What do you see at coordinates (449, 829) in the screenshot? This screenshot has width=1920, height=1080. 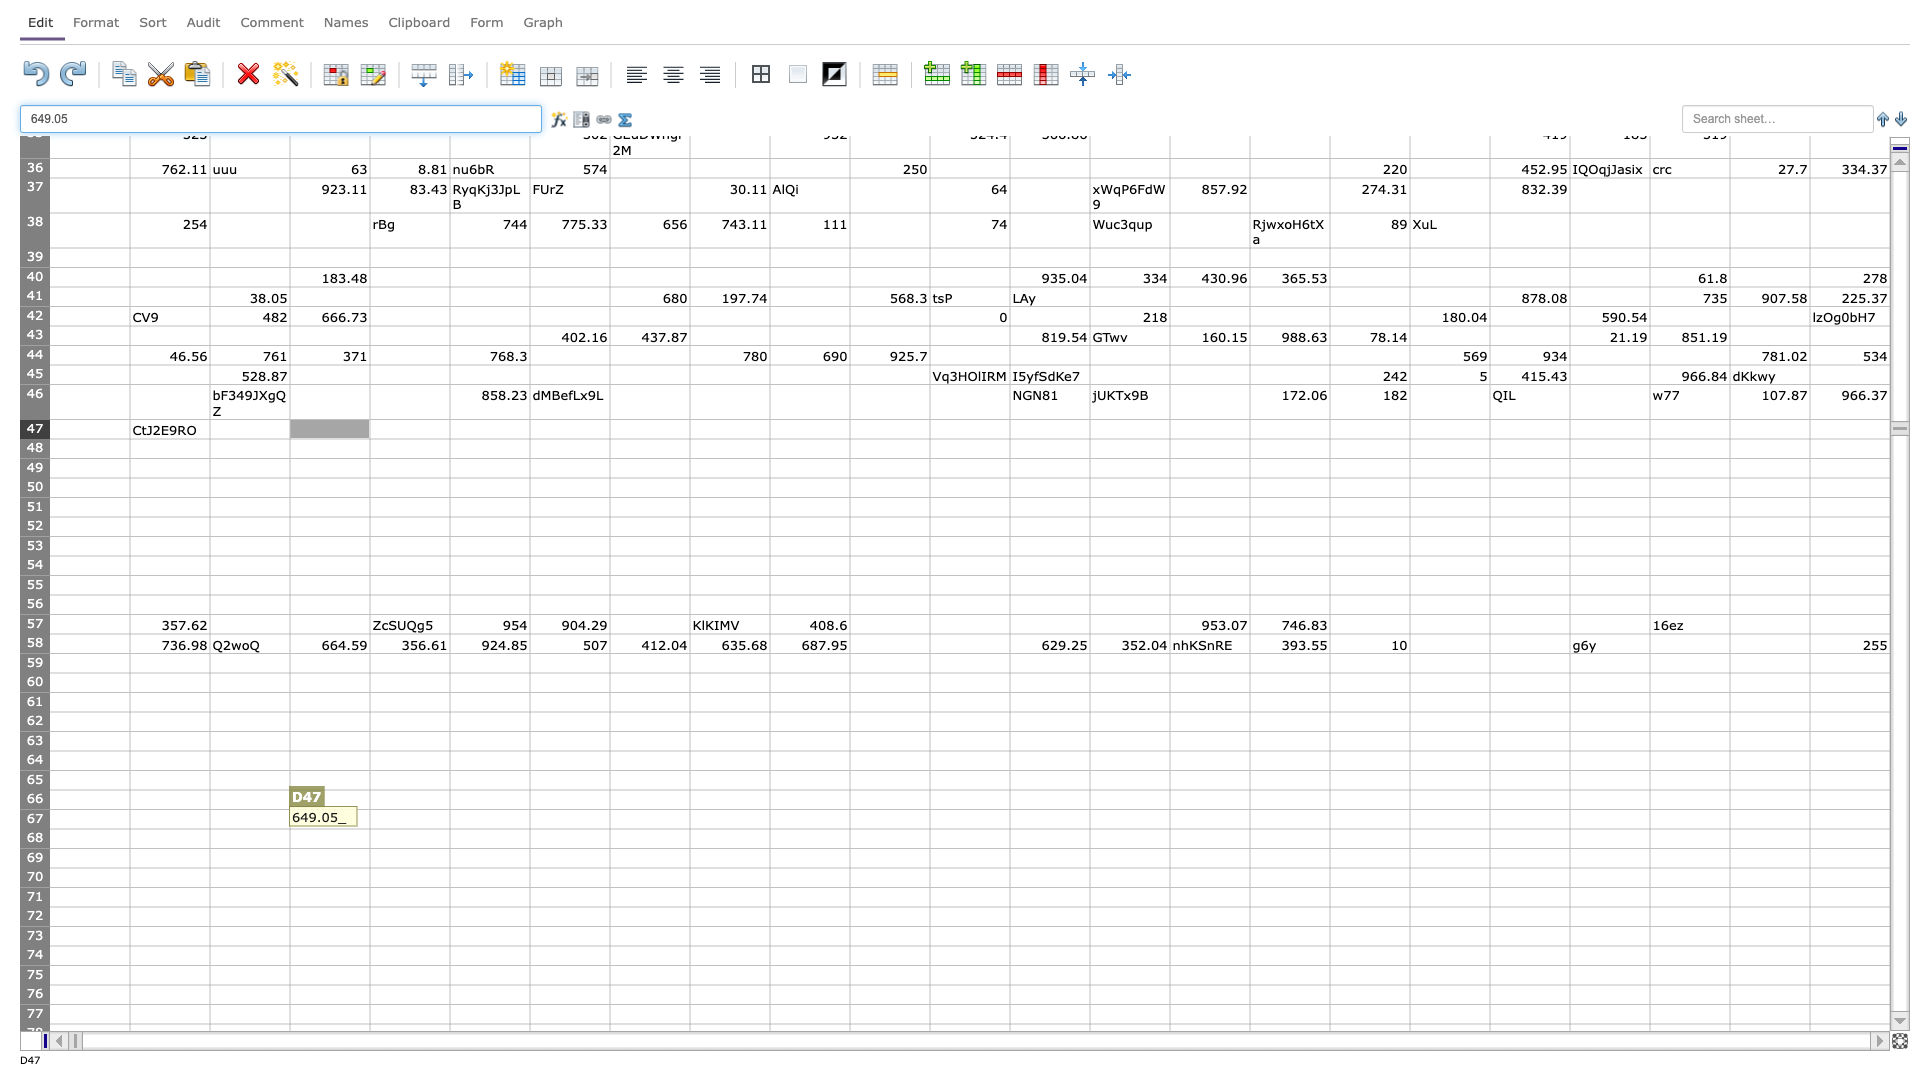 I see `Bottom right of cell E67` at bounding box center [449, 829].